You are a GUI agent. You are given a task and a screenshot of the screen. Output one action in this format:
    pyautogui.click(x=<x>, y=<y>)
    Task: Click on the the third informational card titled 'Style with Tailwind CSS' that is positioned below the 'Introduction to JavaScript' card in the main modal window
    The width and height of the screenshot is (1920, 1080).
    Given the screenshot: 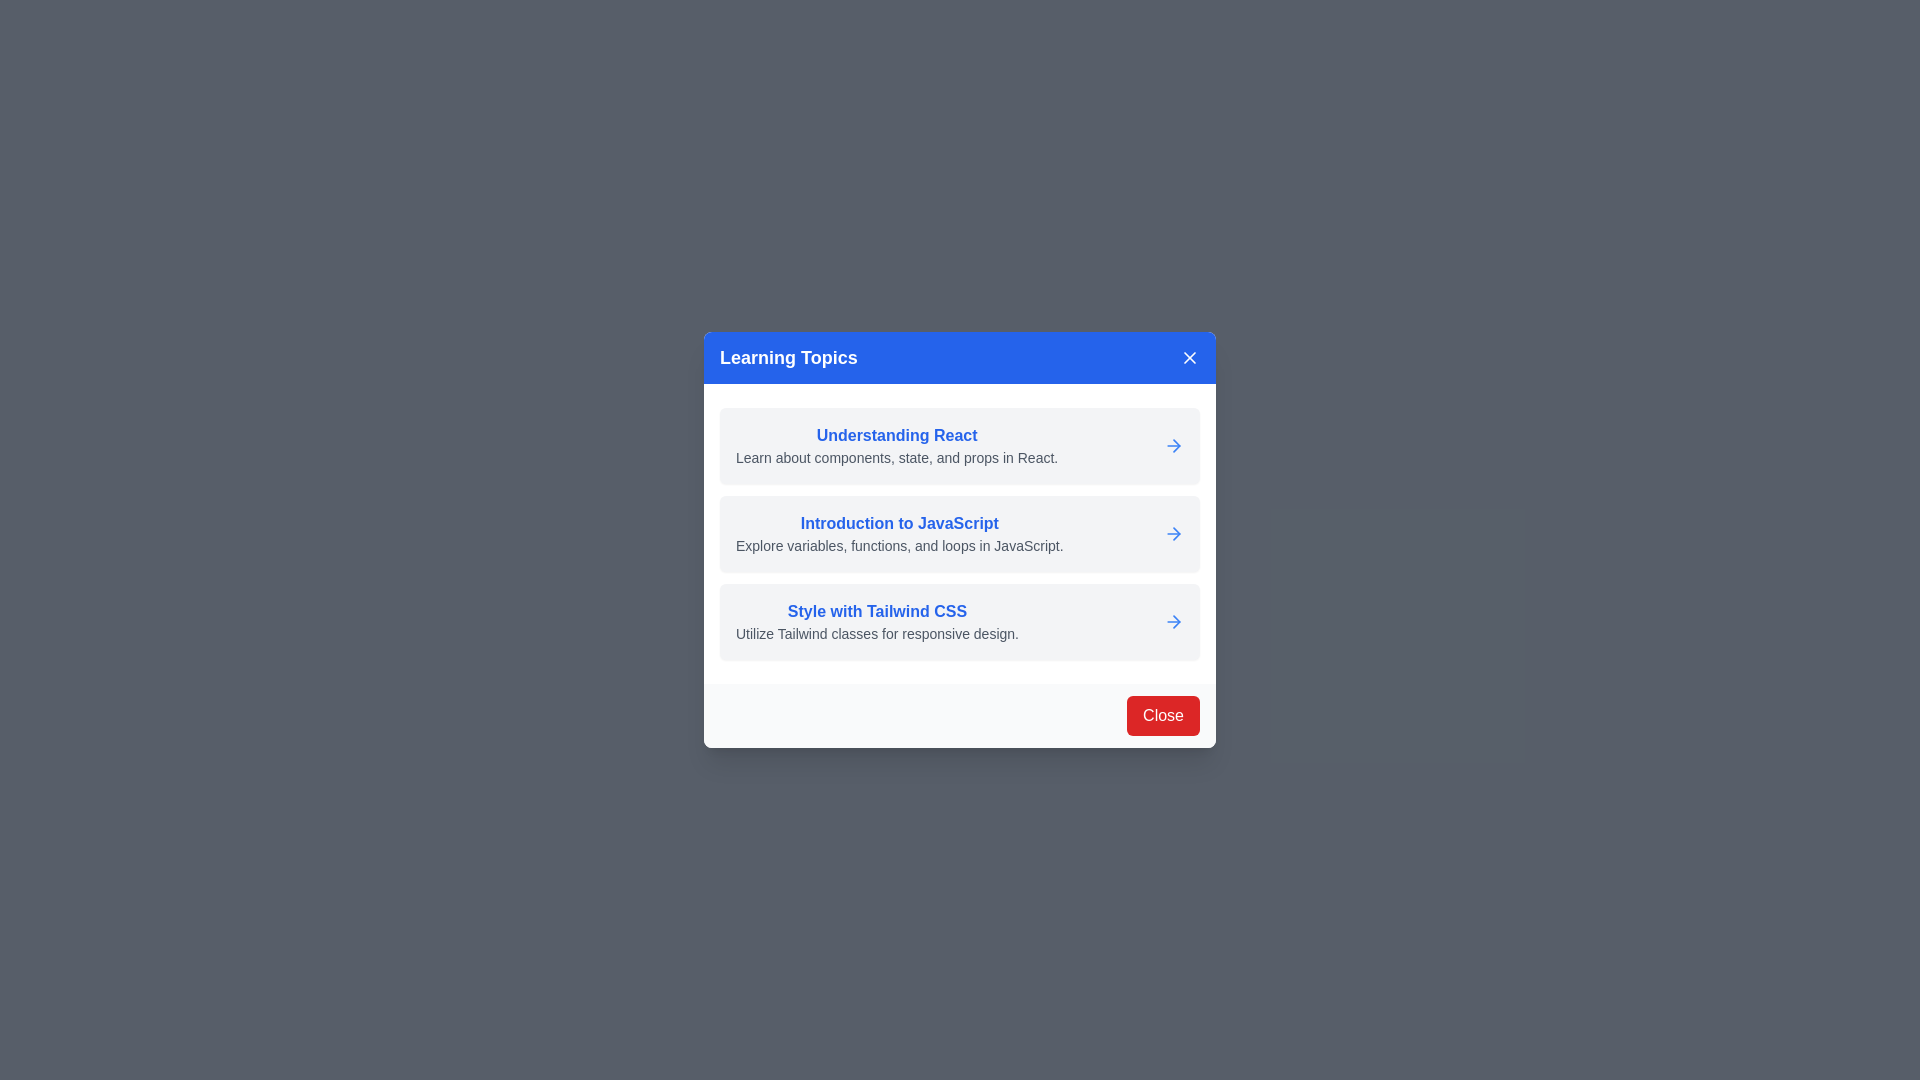 What is the action you would take?
    pyautogui.click(x=960, y=620)
    